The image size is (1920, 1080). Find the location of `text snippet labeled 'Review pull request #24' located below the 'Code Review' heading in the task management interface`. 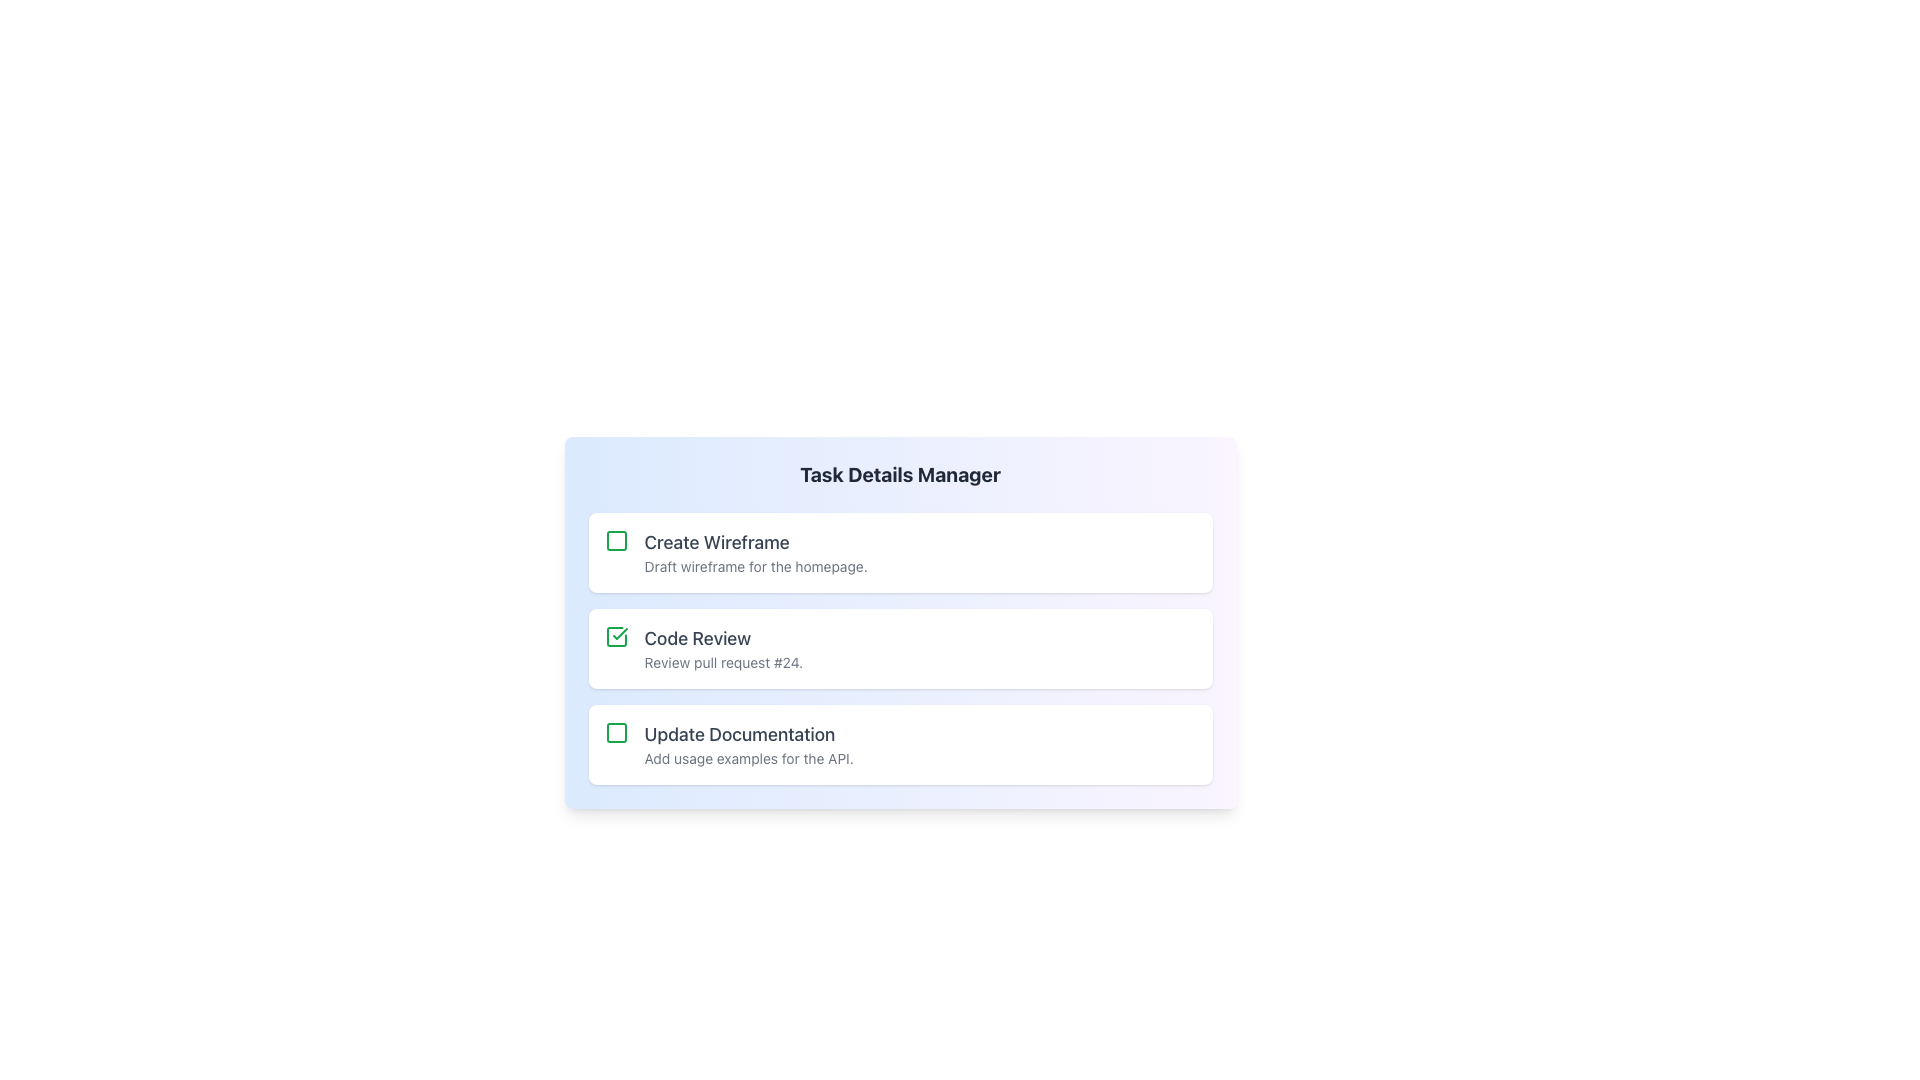

text snippet labeled 'Review pull request #24' located below the 'Code Review' heading in the task management interface is located at coordinates (722, 663).